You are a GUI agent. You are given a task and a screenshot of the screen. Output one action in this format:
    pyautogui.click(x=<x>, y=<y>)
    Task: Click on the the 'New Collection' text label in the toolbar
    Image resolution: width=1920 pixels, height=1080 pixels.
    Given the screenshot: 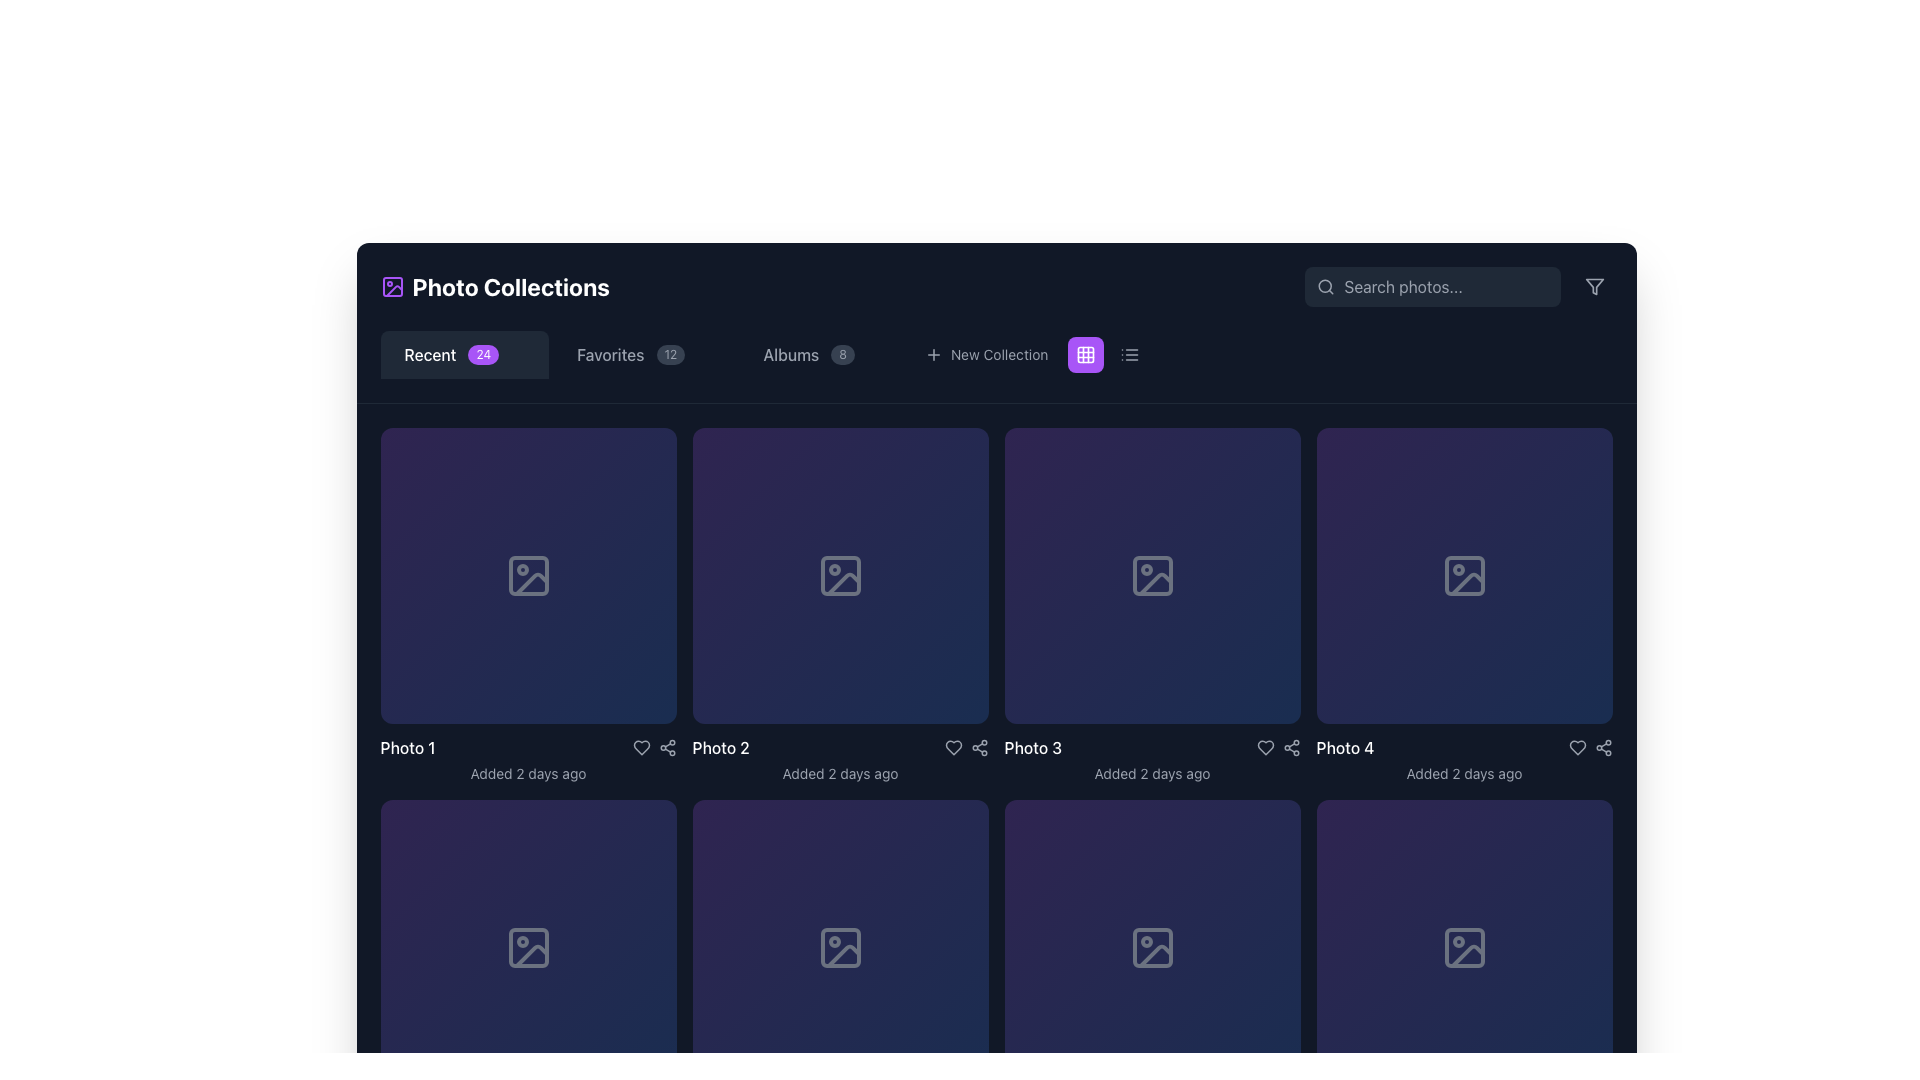 What is the action you would take?
    pyautogui.click(x=999, y=353)
    